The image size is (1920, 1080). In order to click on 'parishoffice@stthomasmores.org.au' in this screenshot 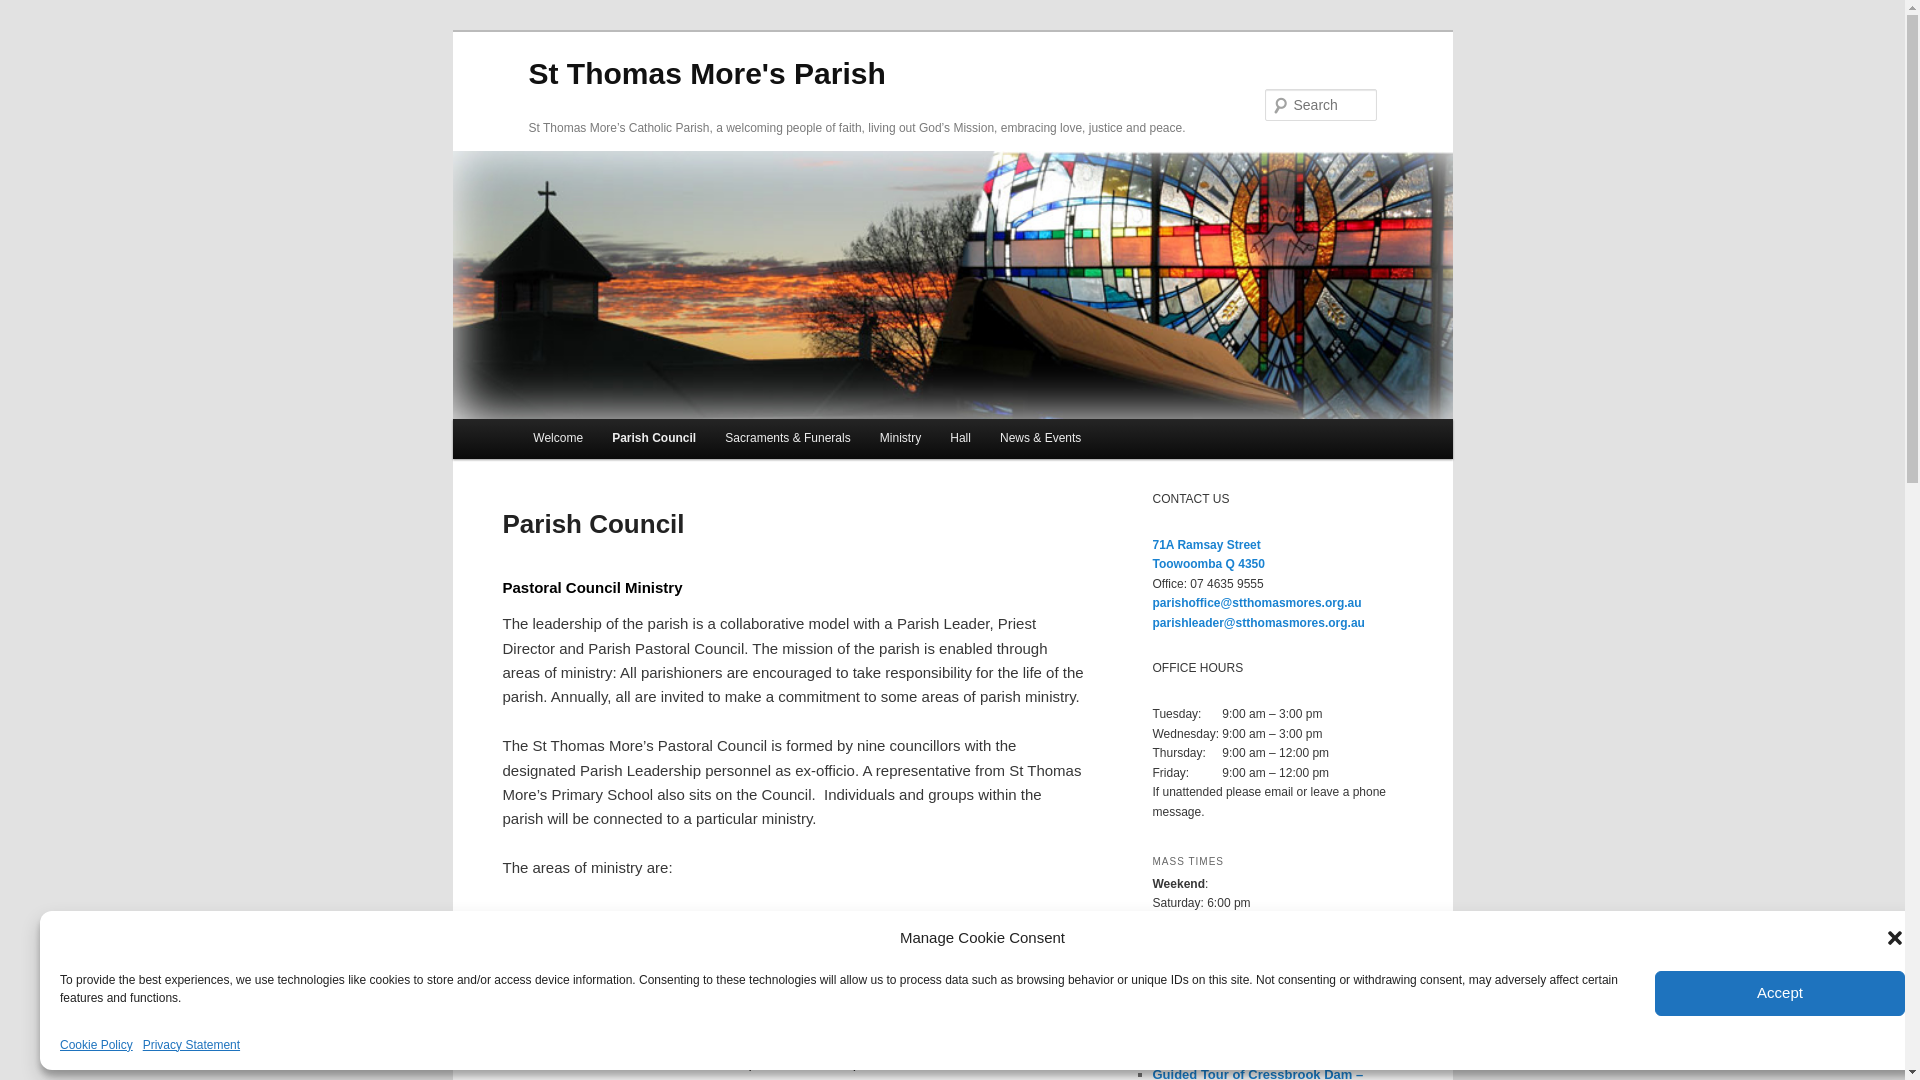, I will do `click(1255, 601)`.